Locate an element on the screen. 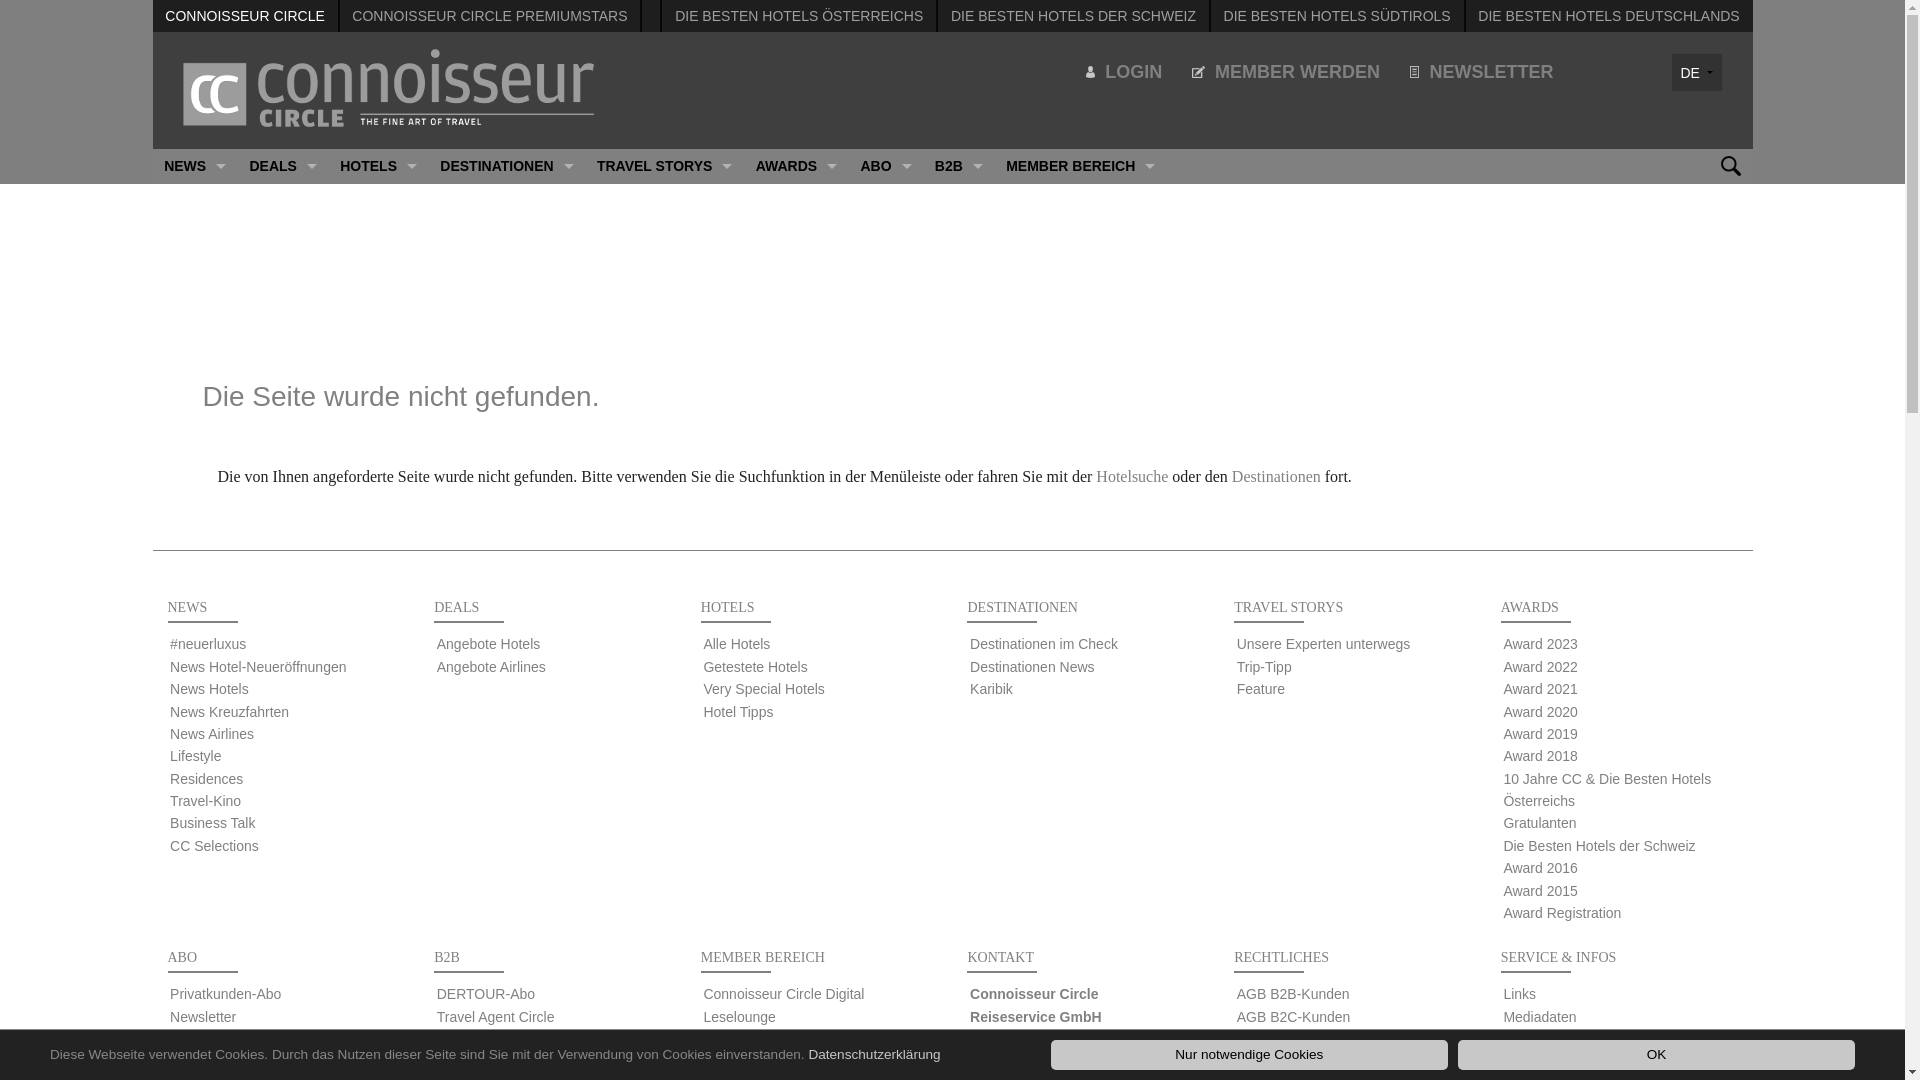  'Links' is located at coordinates (1502, 994).